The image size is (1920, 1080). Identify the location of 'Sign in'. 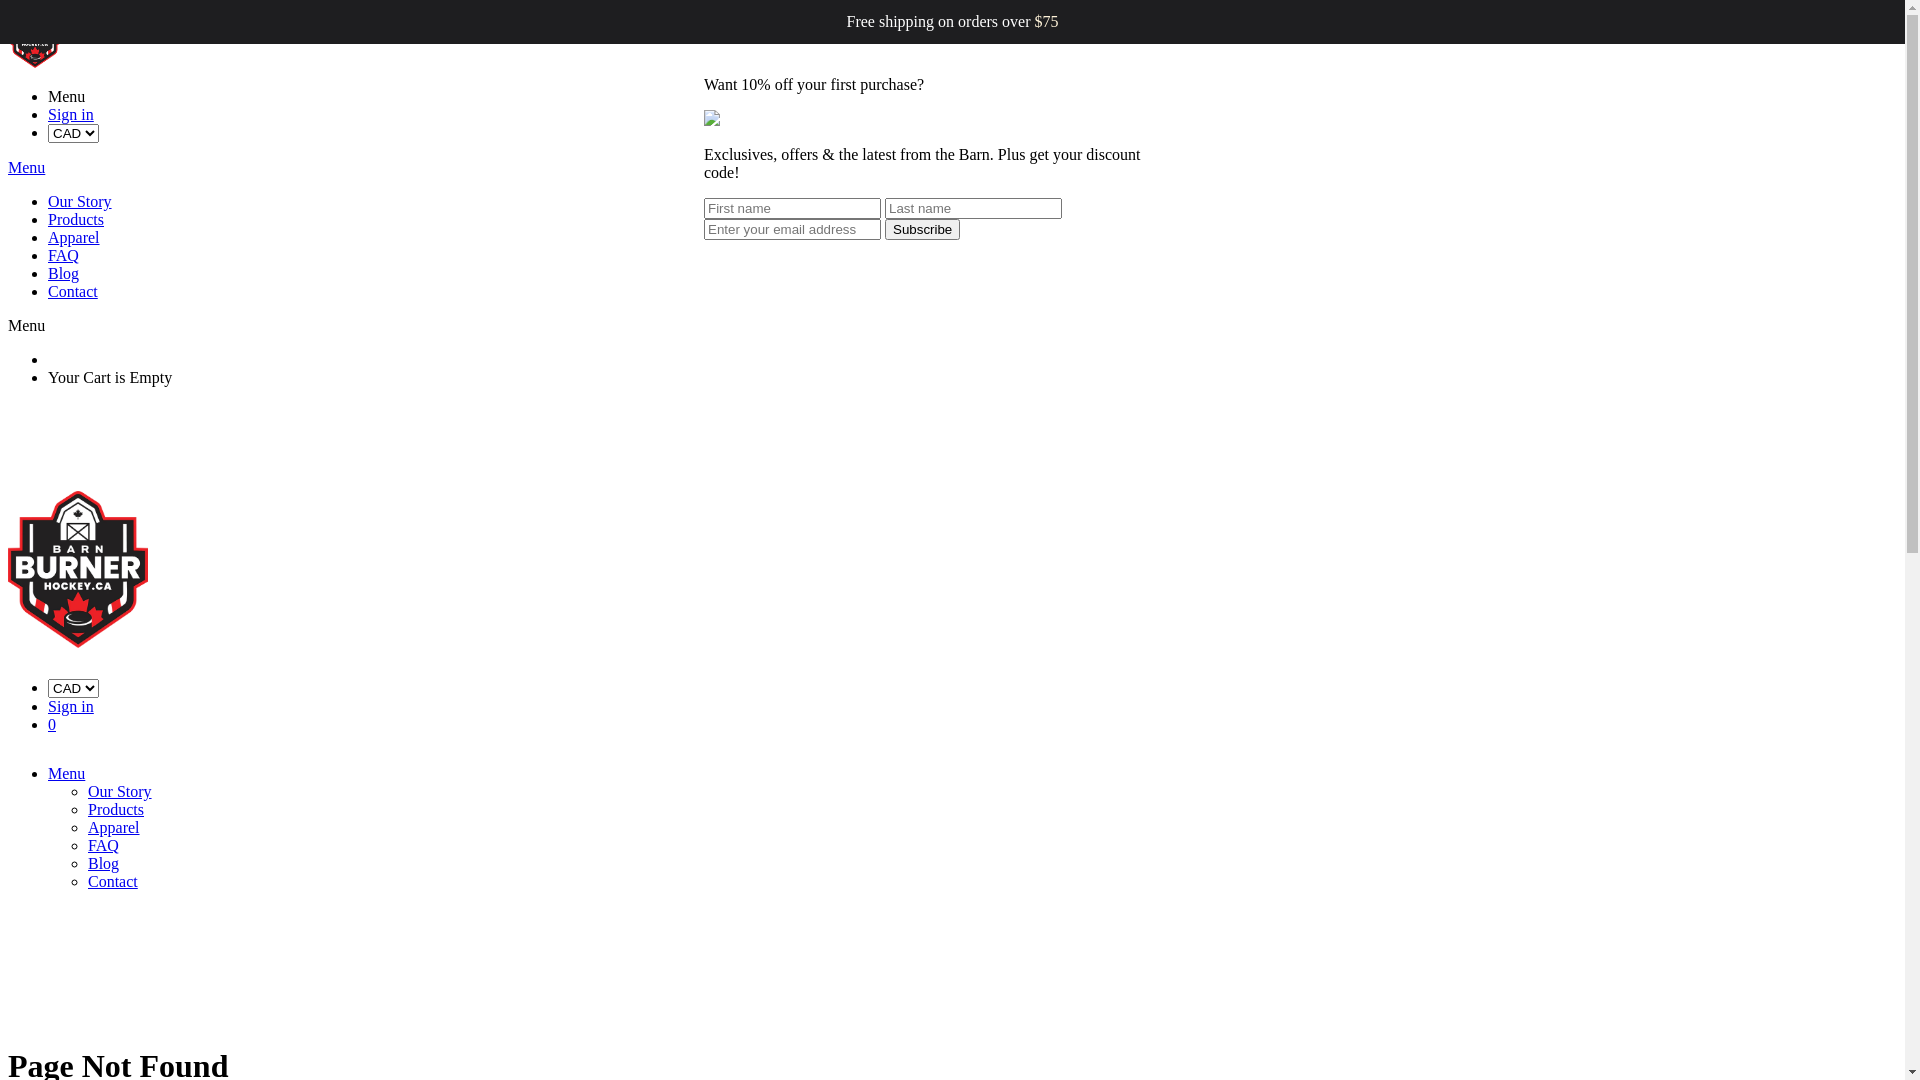
(71, 114).